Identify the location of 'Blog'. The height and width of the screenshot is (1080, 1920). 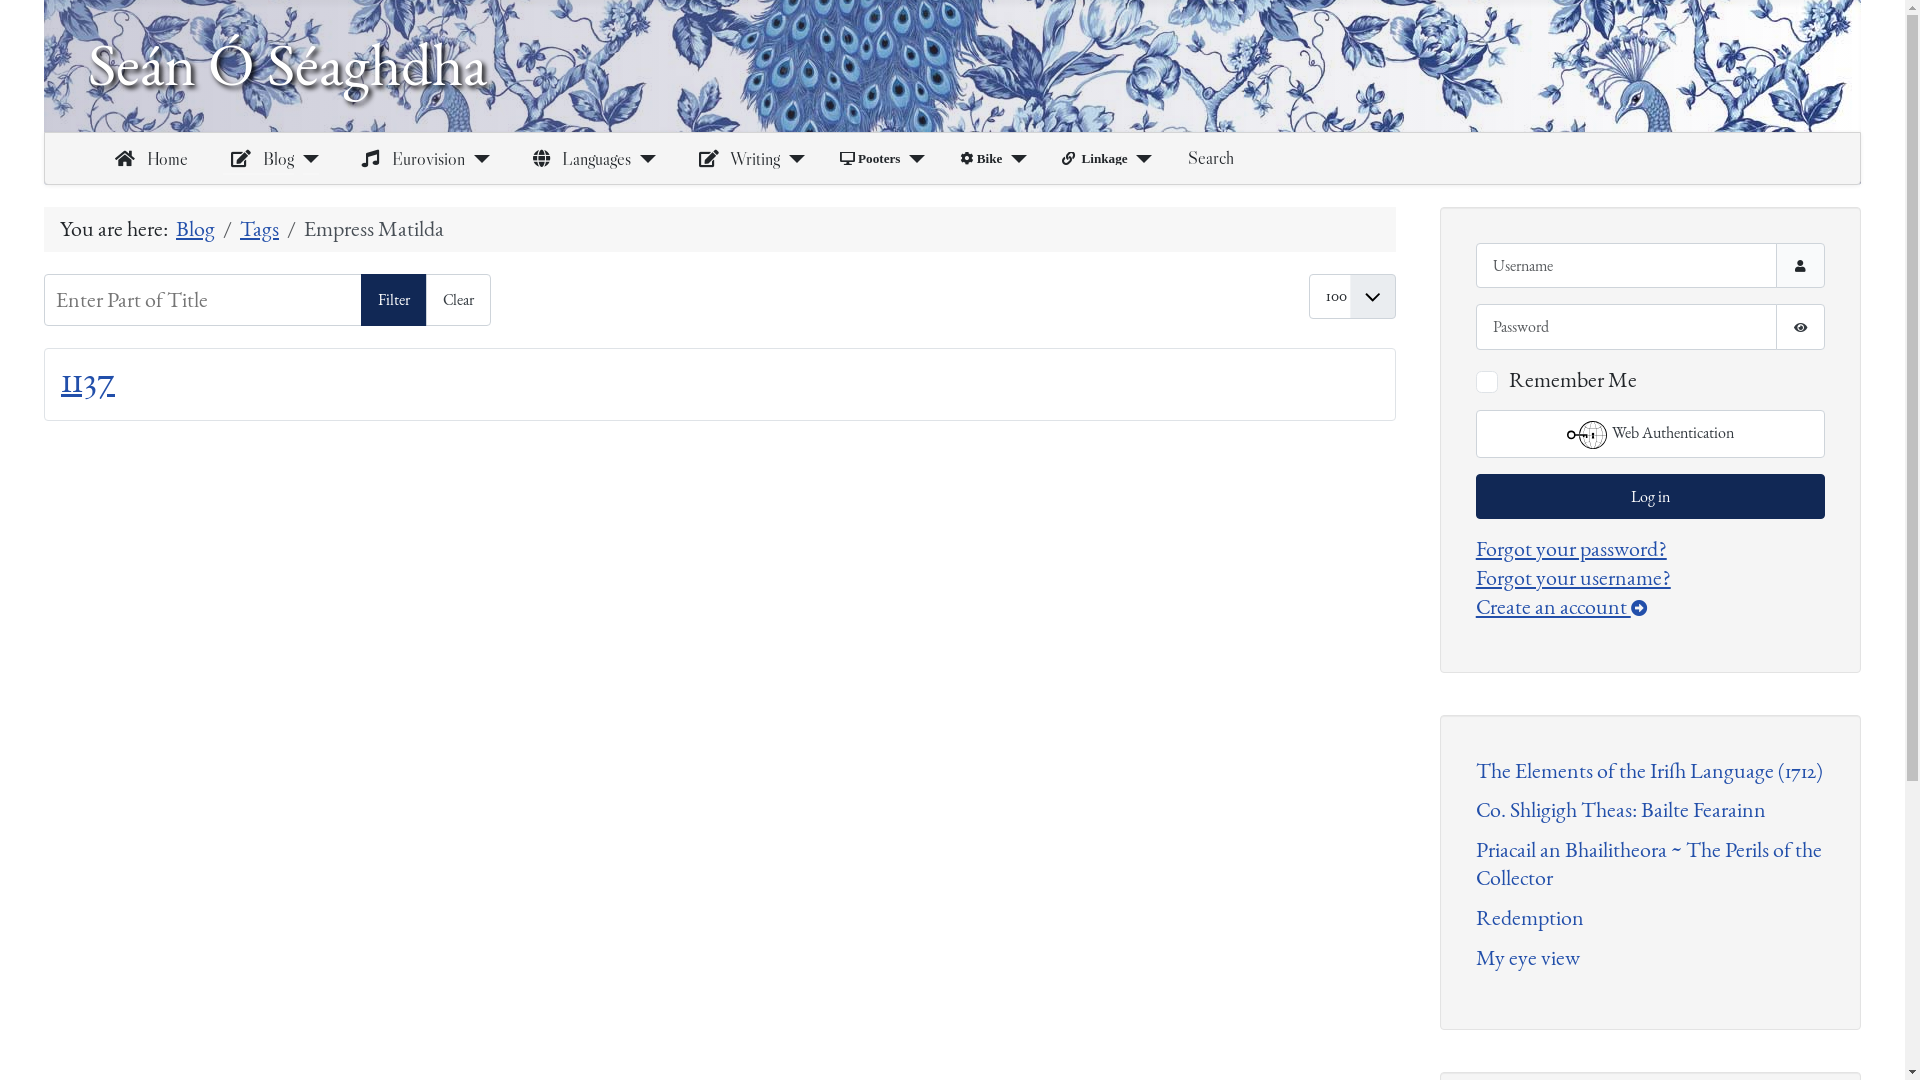
(257, 157).